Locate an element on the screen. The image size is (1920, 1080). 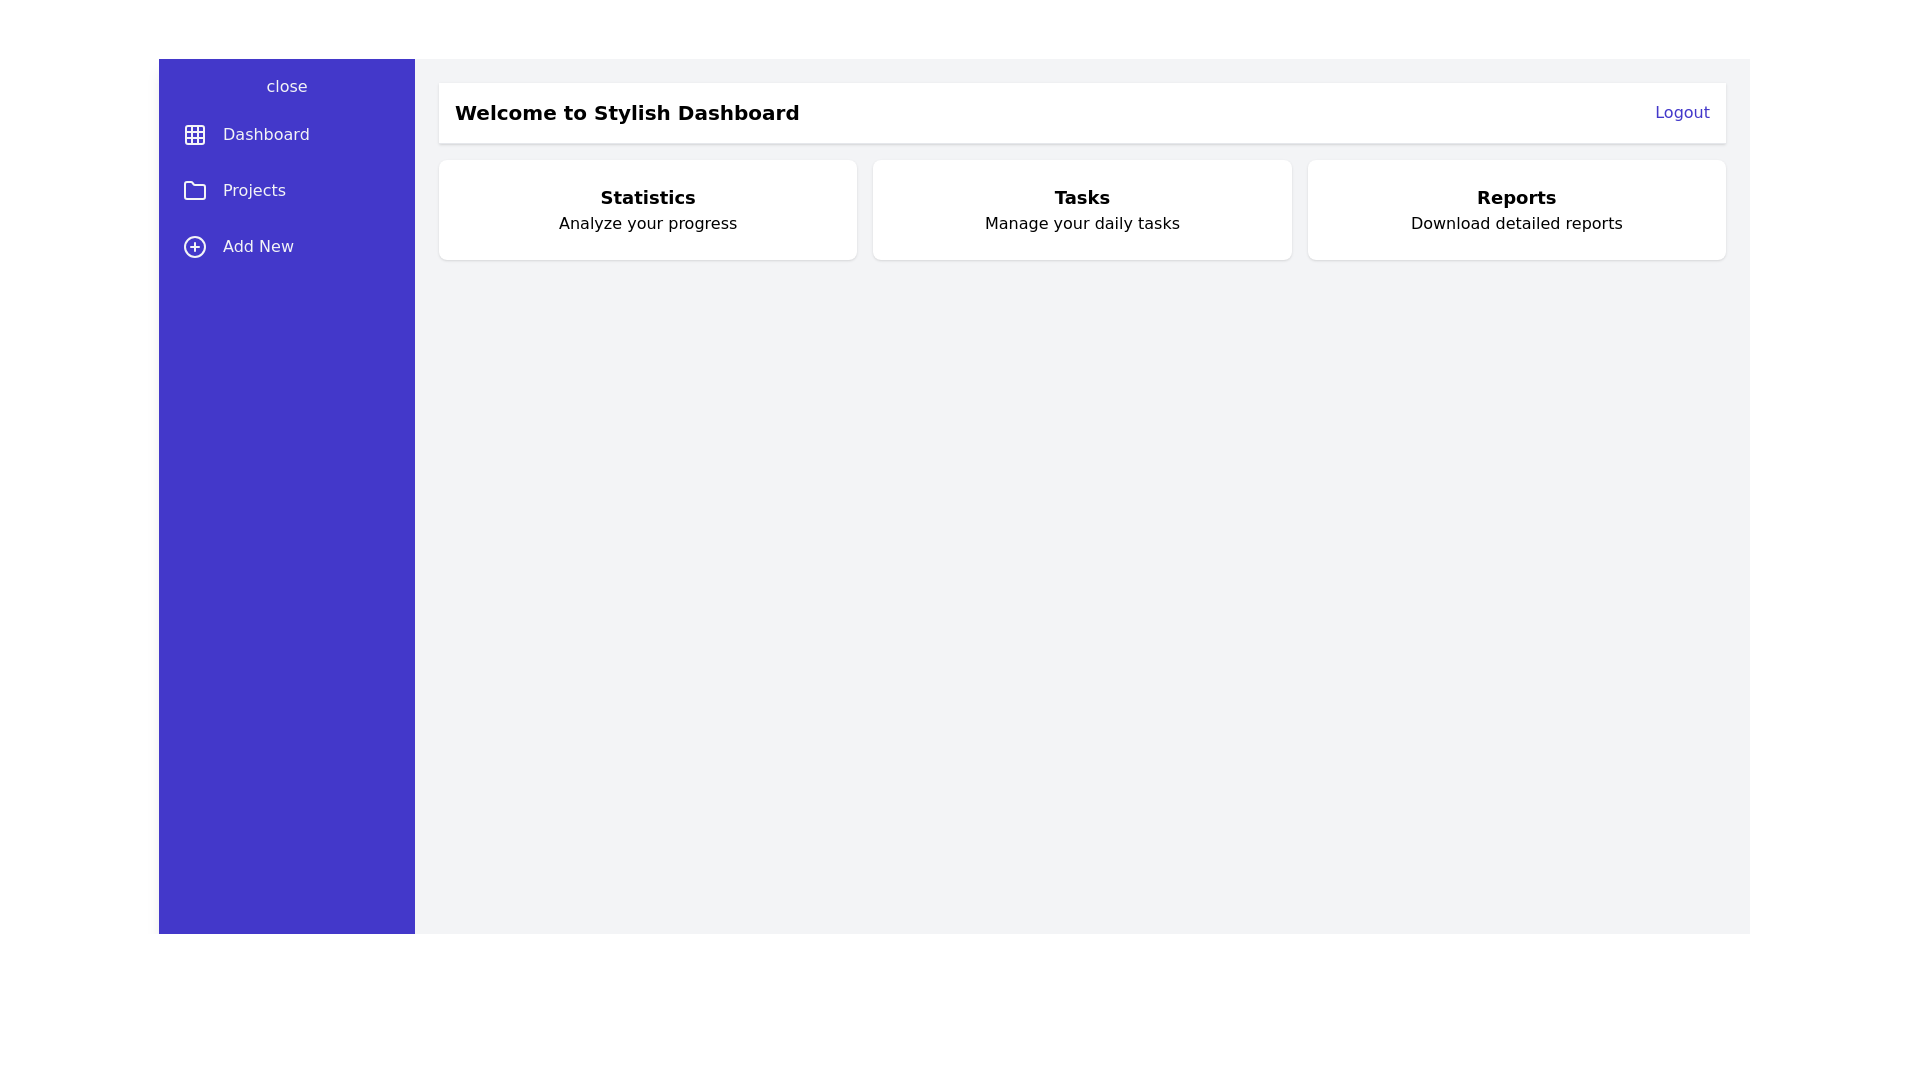
the center of the circular icon element in the left vertical navigation menu, which is visually associated with the 'Add New' text is located at coordinates (195, 245).